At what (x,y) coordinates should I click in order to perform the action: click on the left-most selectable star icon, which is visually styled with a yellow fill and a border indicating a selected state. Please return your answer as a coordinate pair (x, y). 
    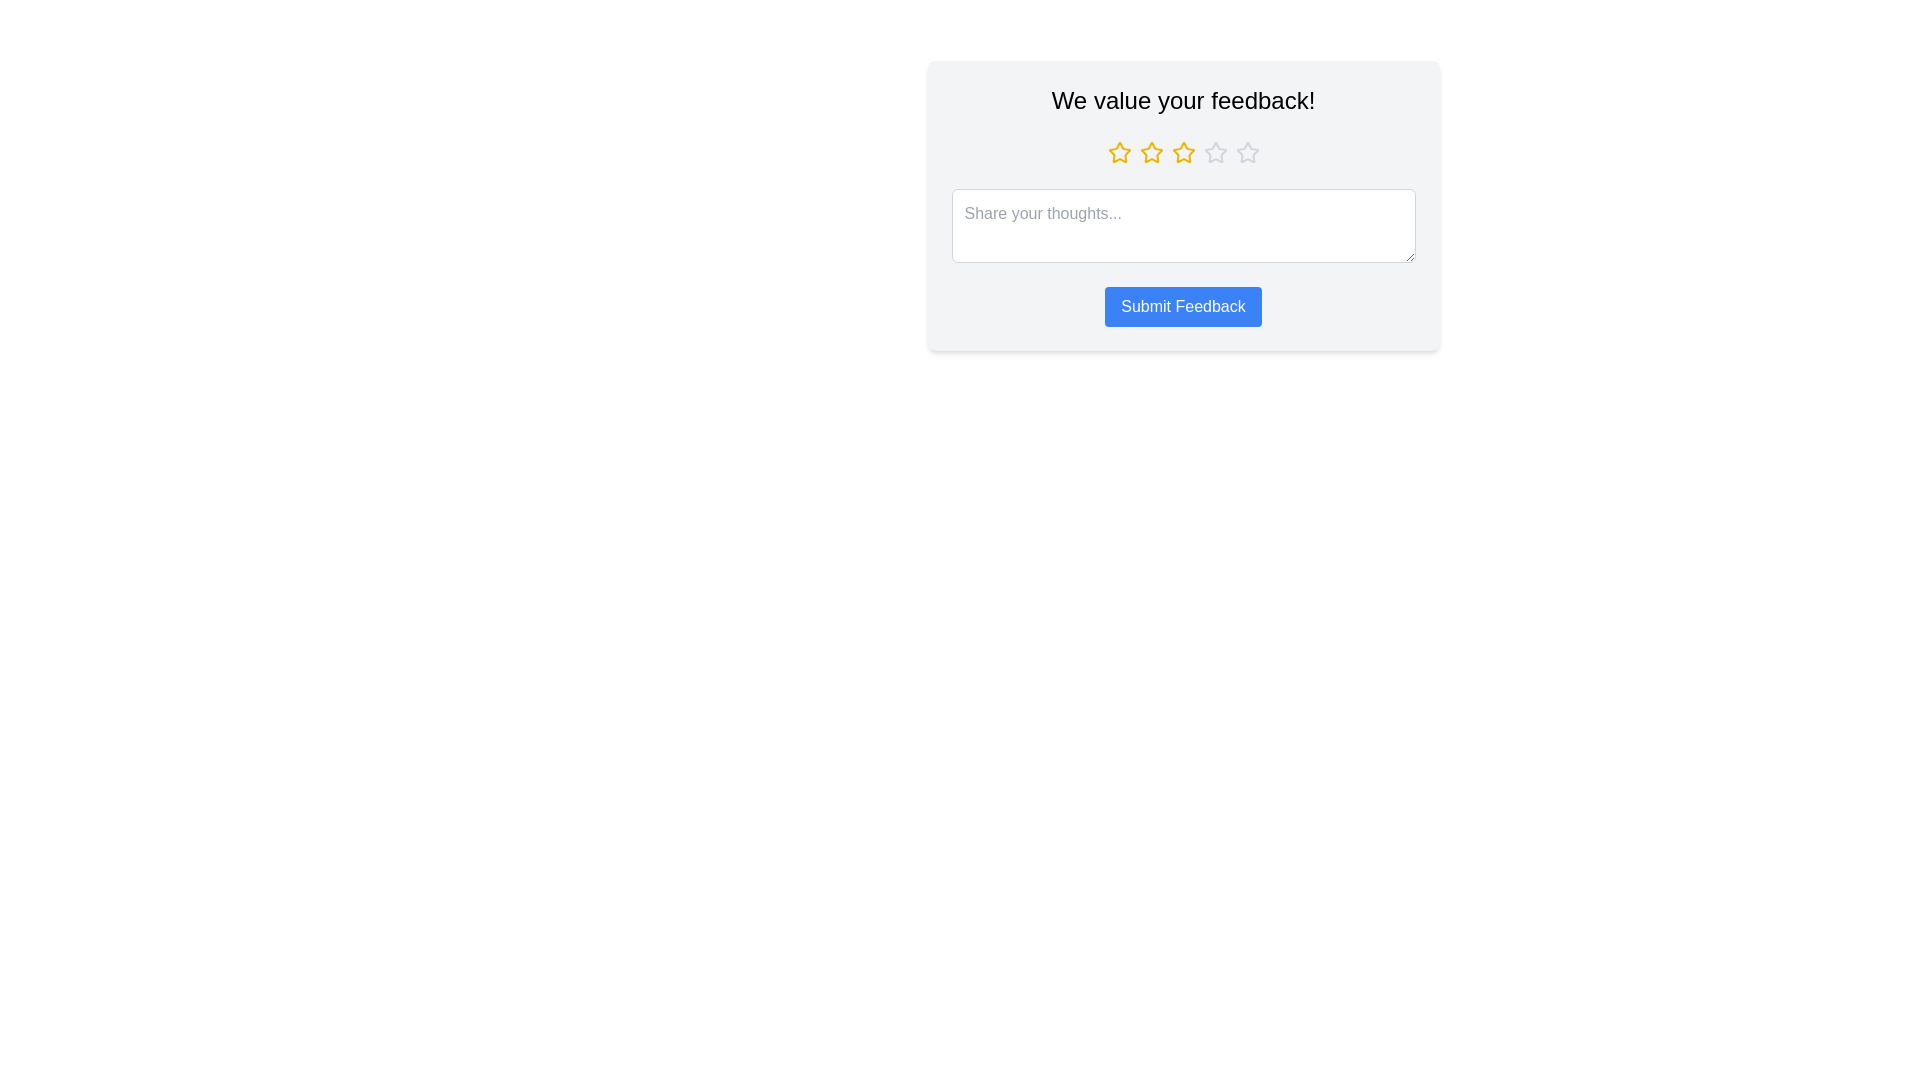
    Looking at the image, I should click on (1118, 152).